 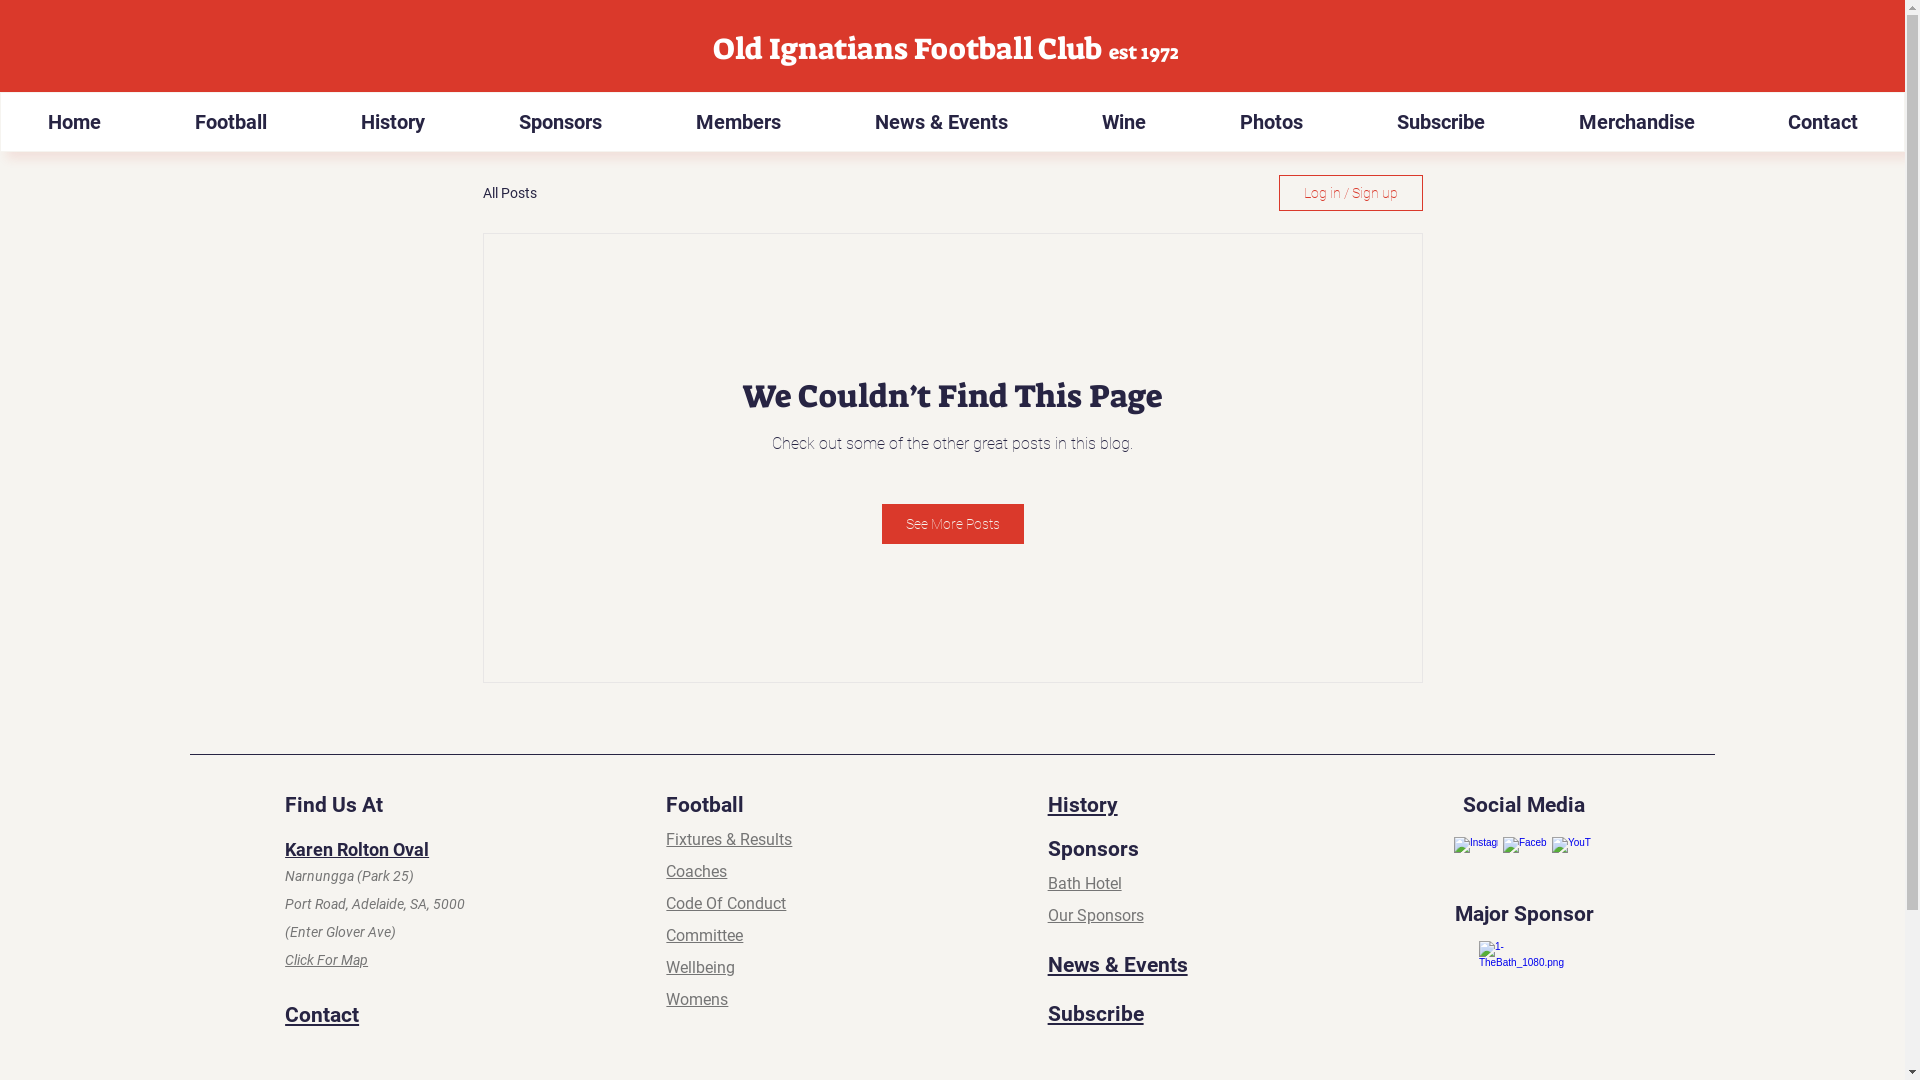 I want to click on 'Coaches', so click(x=696, y=870).